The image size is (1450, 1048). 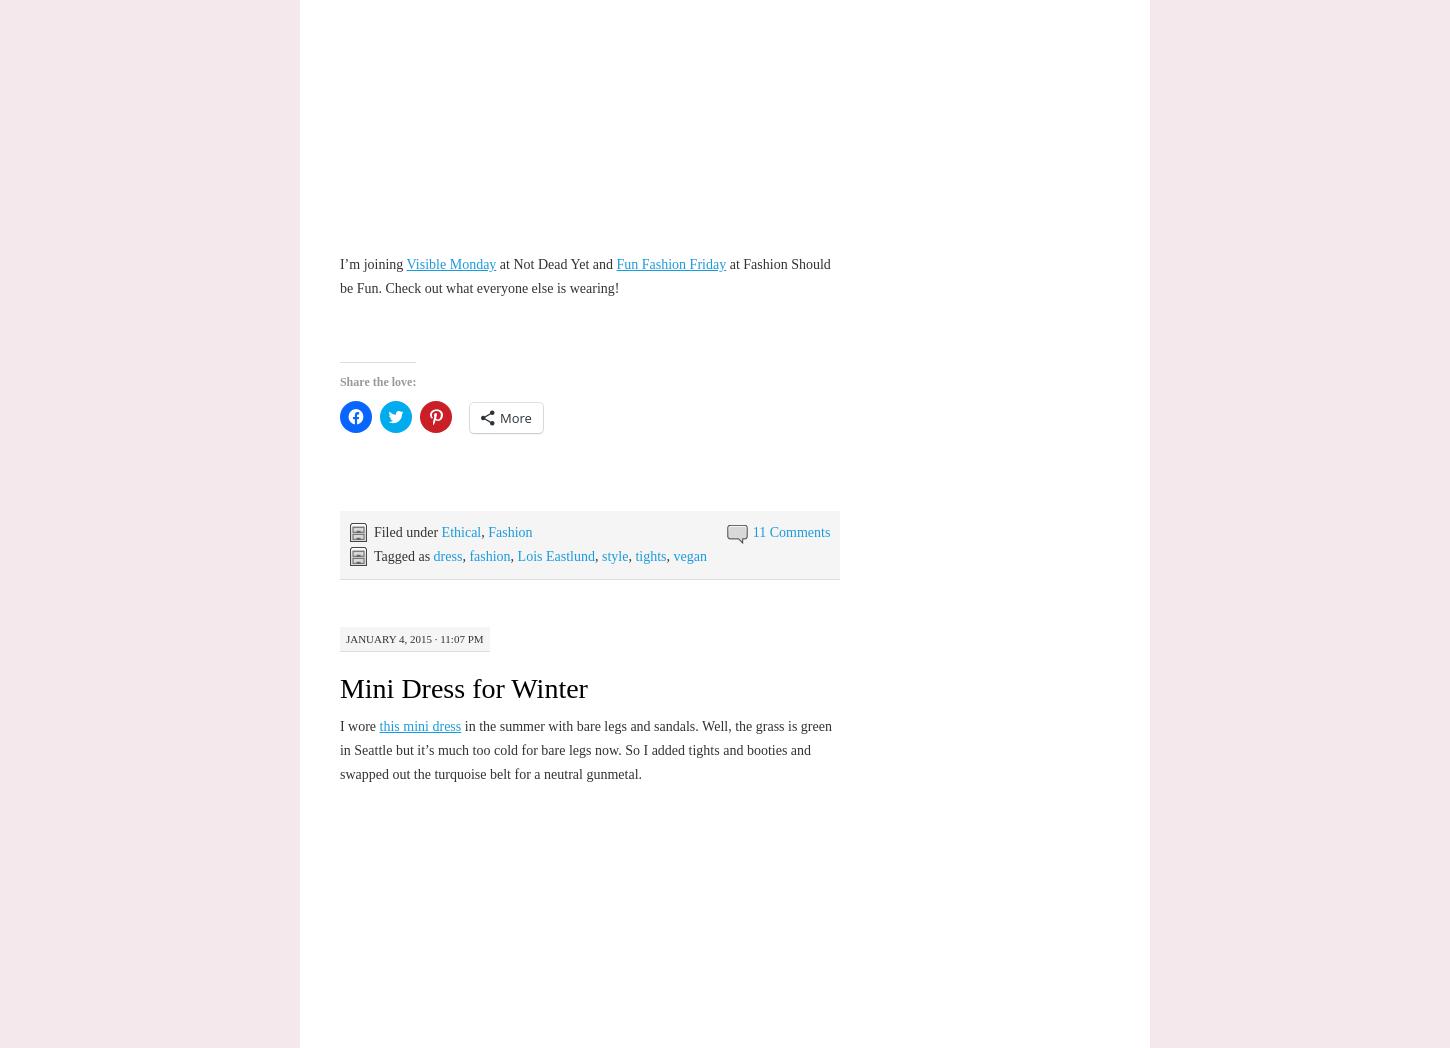 What do you see at coordinates (790, 531) in the screenshot?
I see `'11 Comments'` at bounding box center [790, 531].